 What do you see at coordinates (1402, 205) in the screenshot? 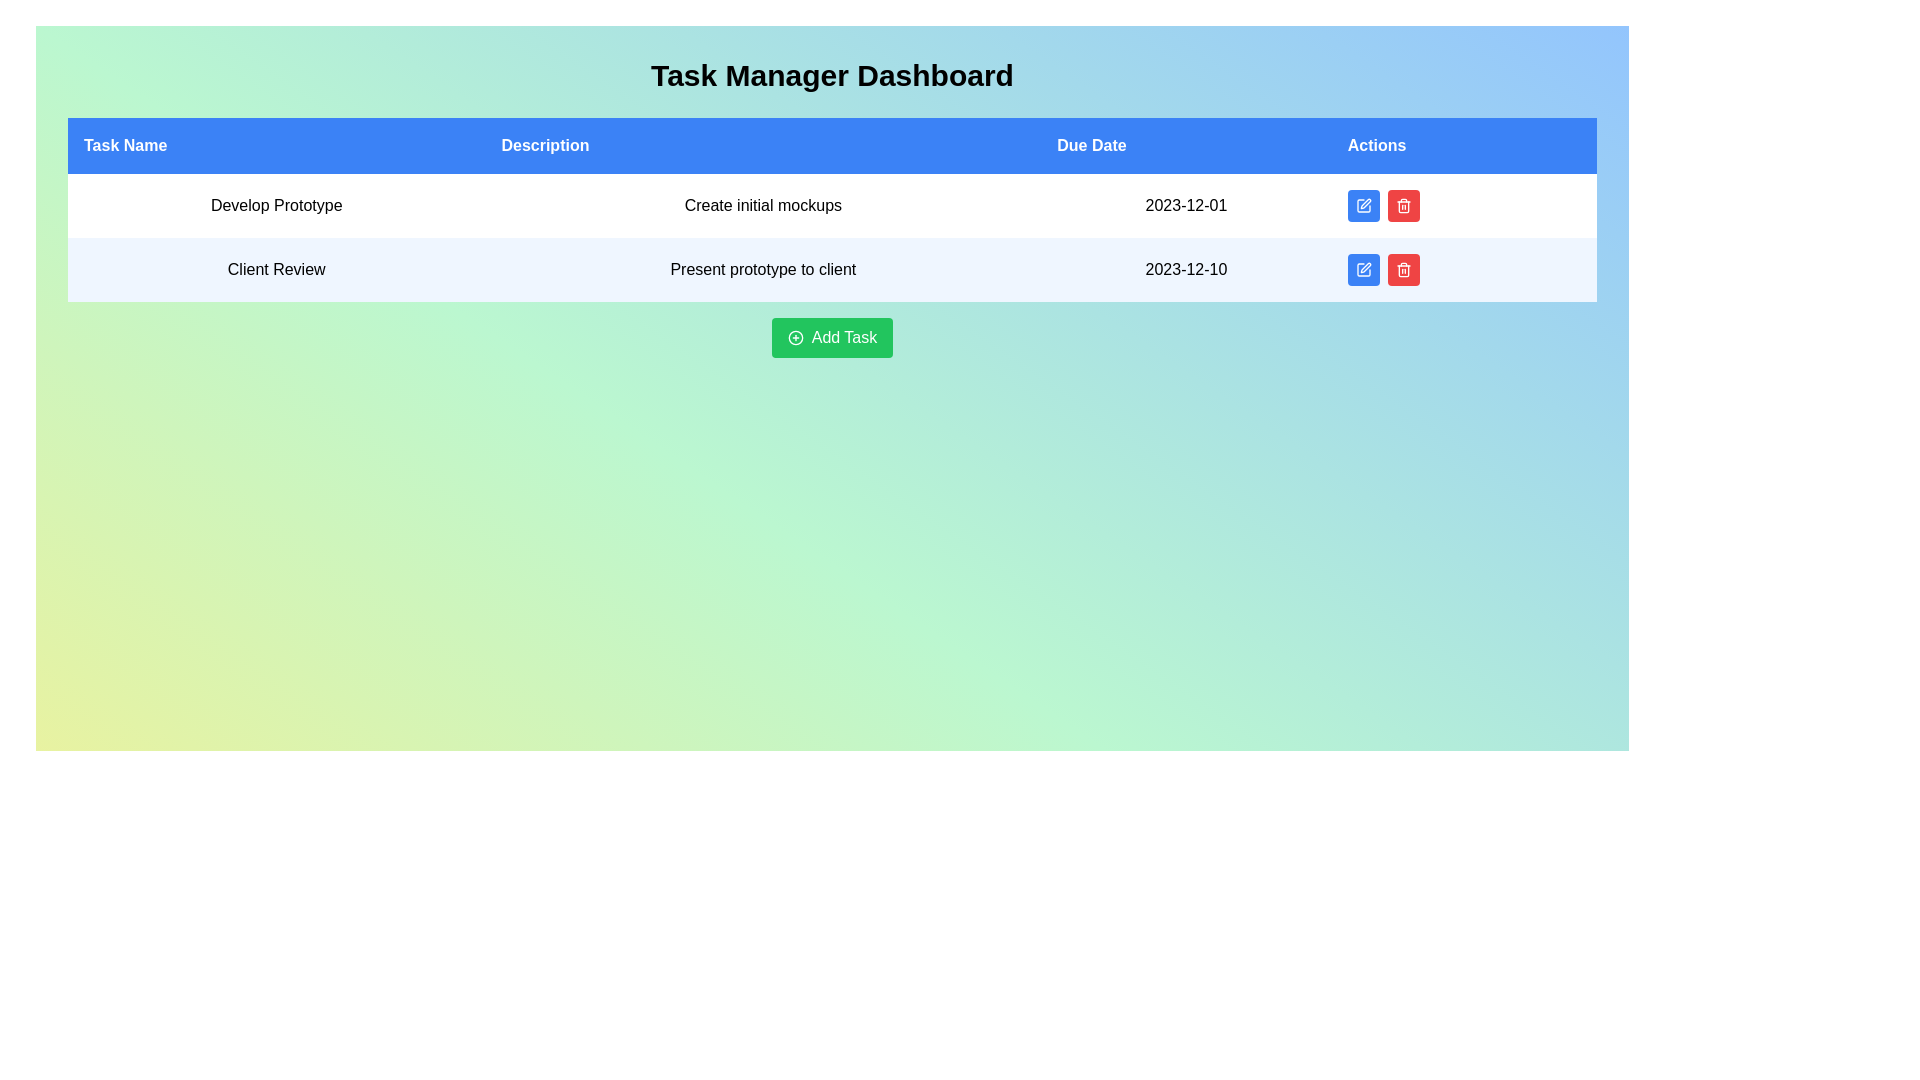
I see `the delete button located in the 'Actions' column of the first row of the task list table, to the right of the blue pen icon button` at bounding box center [1402, 205].